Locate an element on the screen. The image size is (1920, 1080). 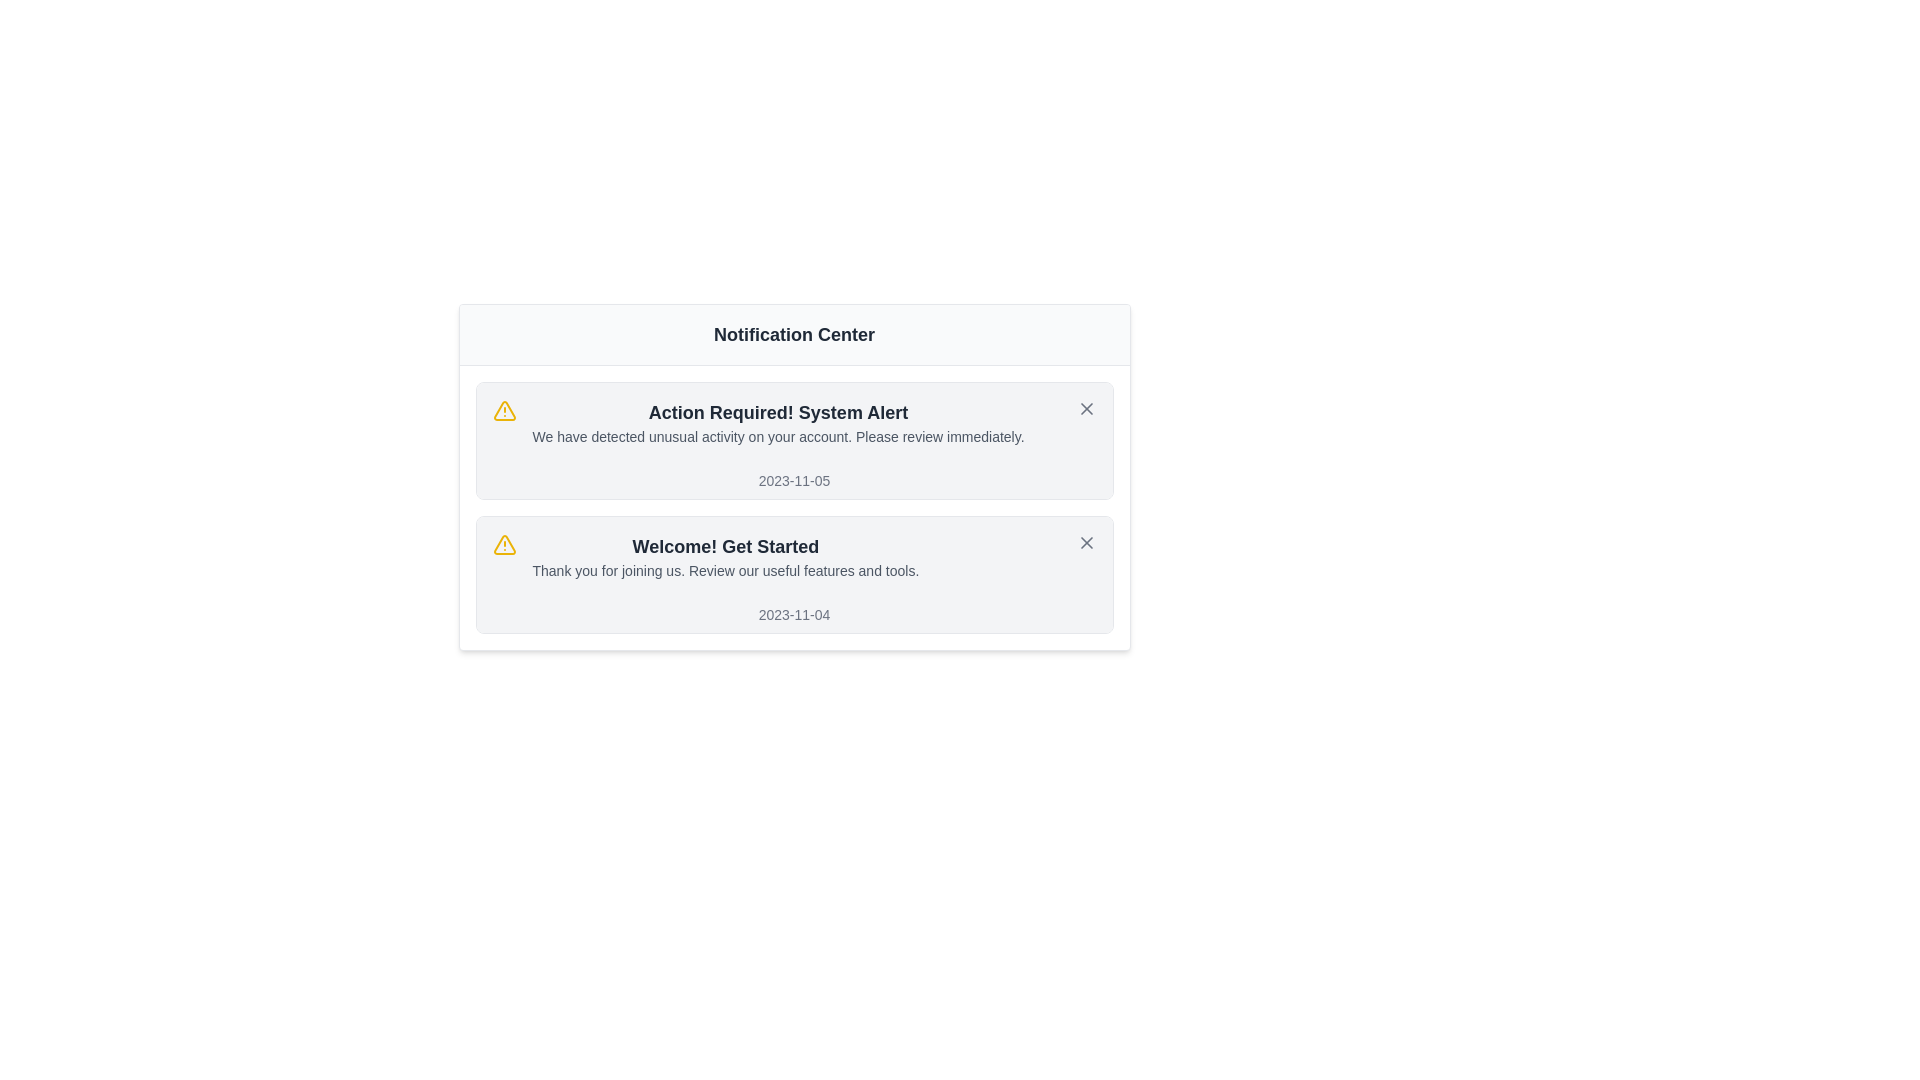
the second notification card in the Notification Center, which displays a warning icon, a title 'Welcome! Get Started', and the date '2023-11-04' is located at coordinates (793, 574).